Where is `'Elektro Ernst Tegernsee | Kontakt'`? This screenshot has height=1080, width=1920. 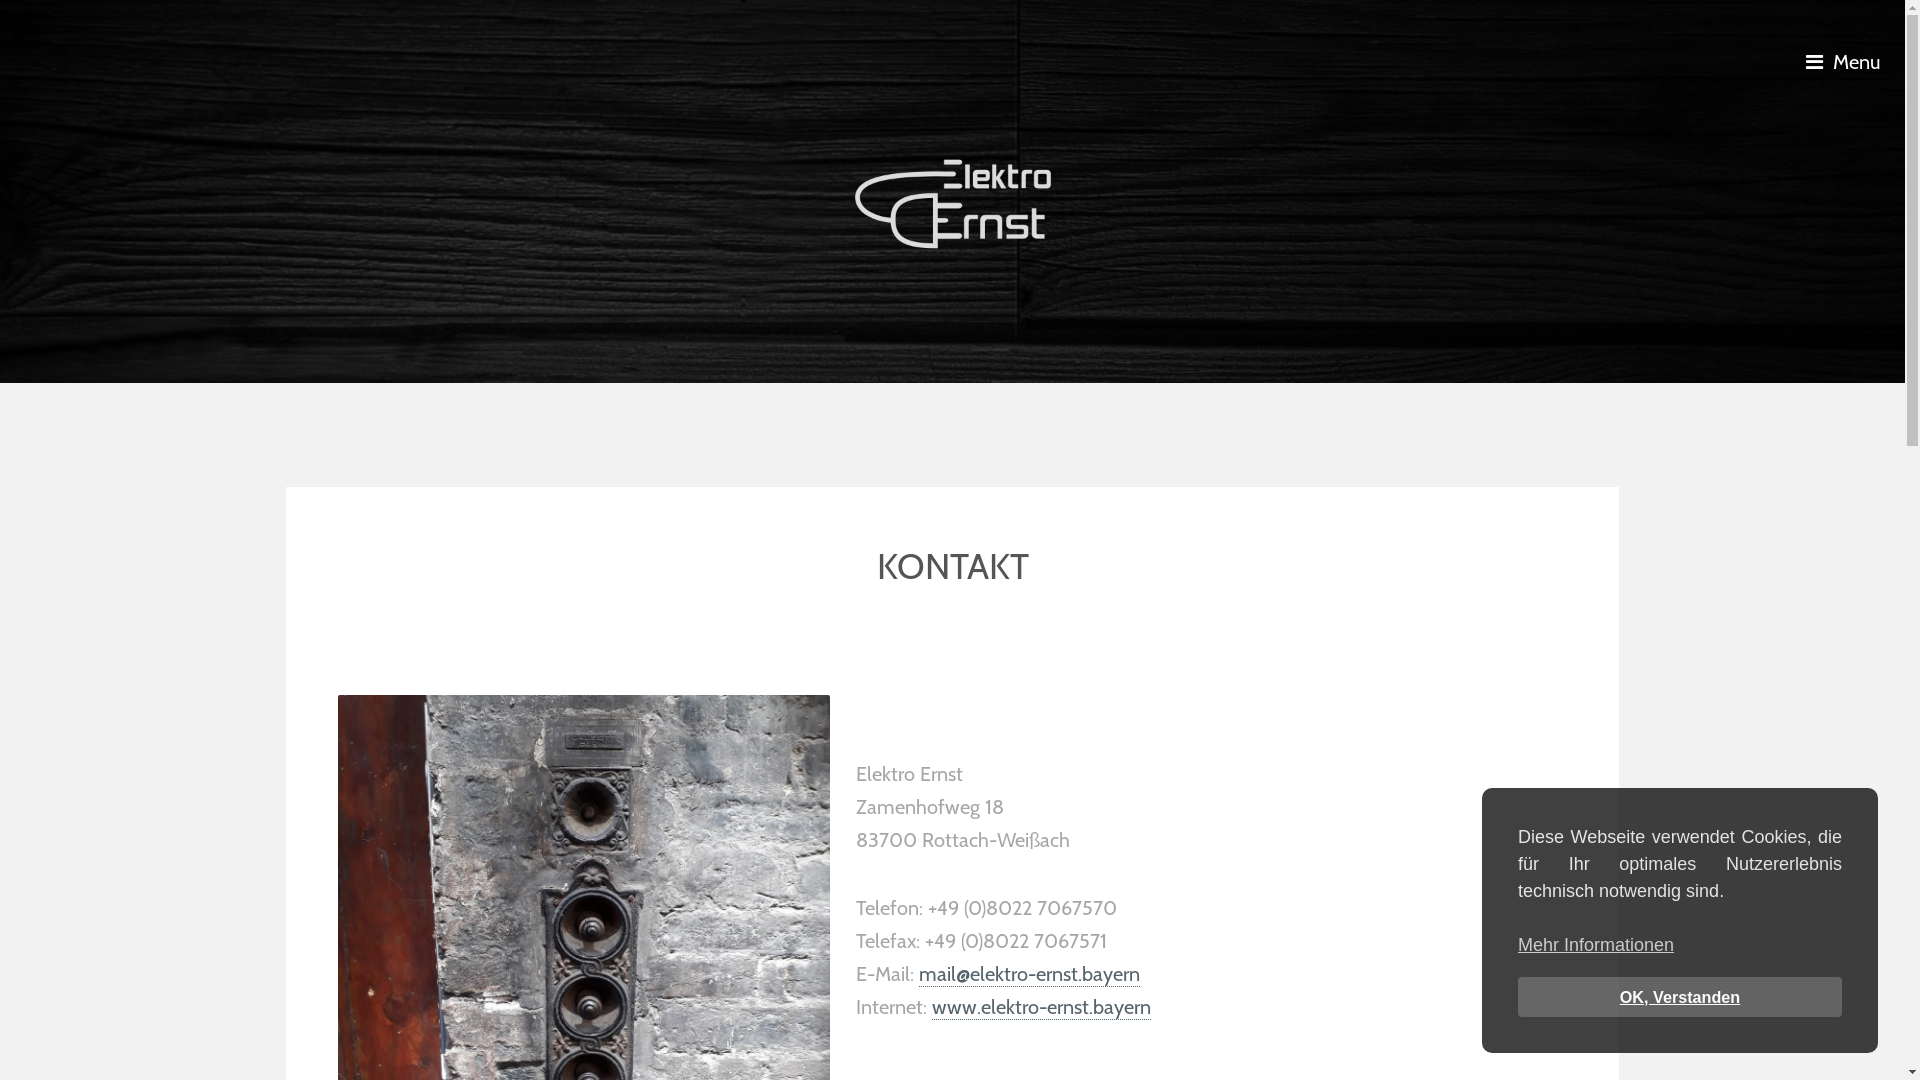
'Elektro Ernst Tegernsee | Kontakt' is located at coordinates (950, 204).